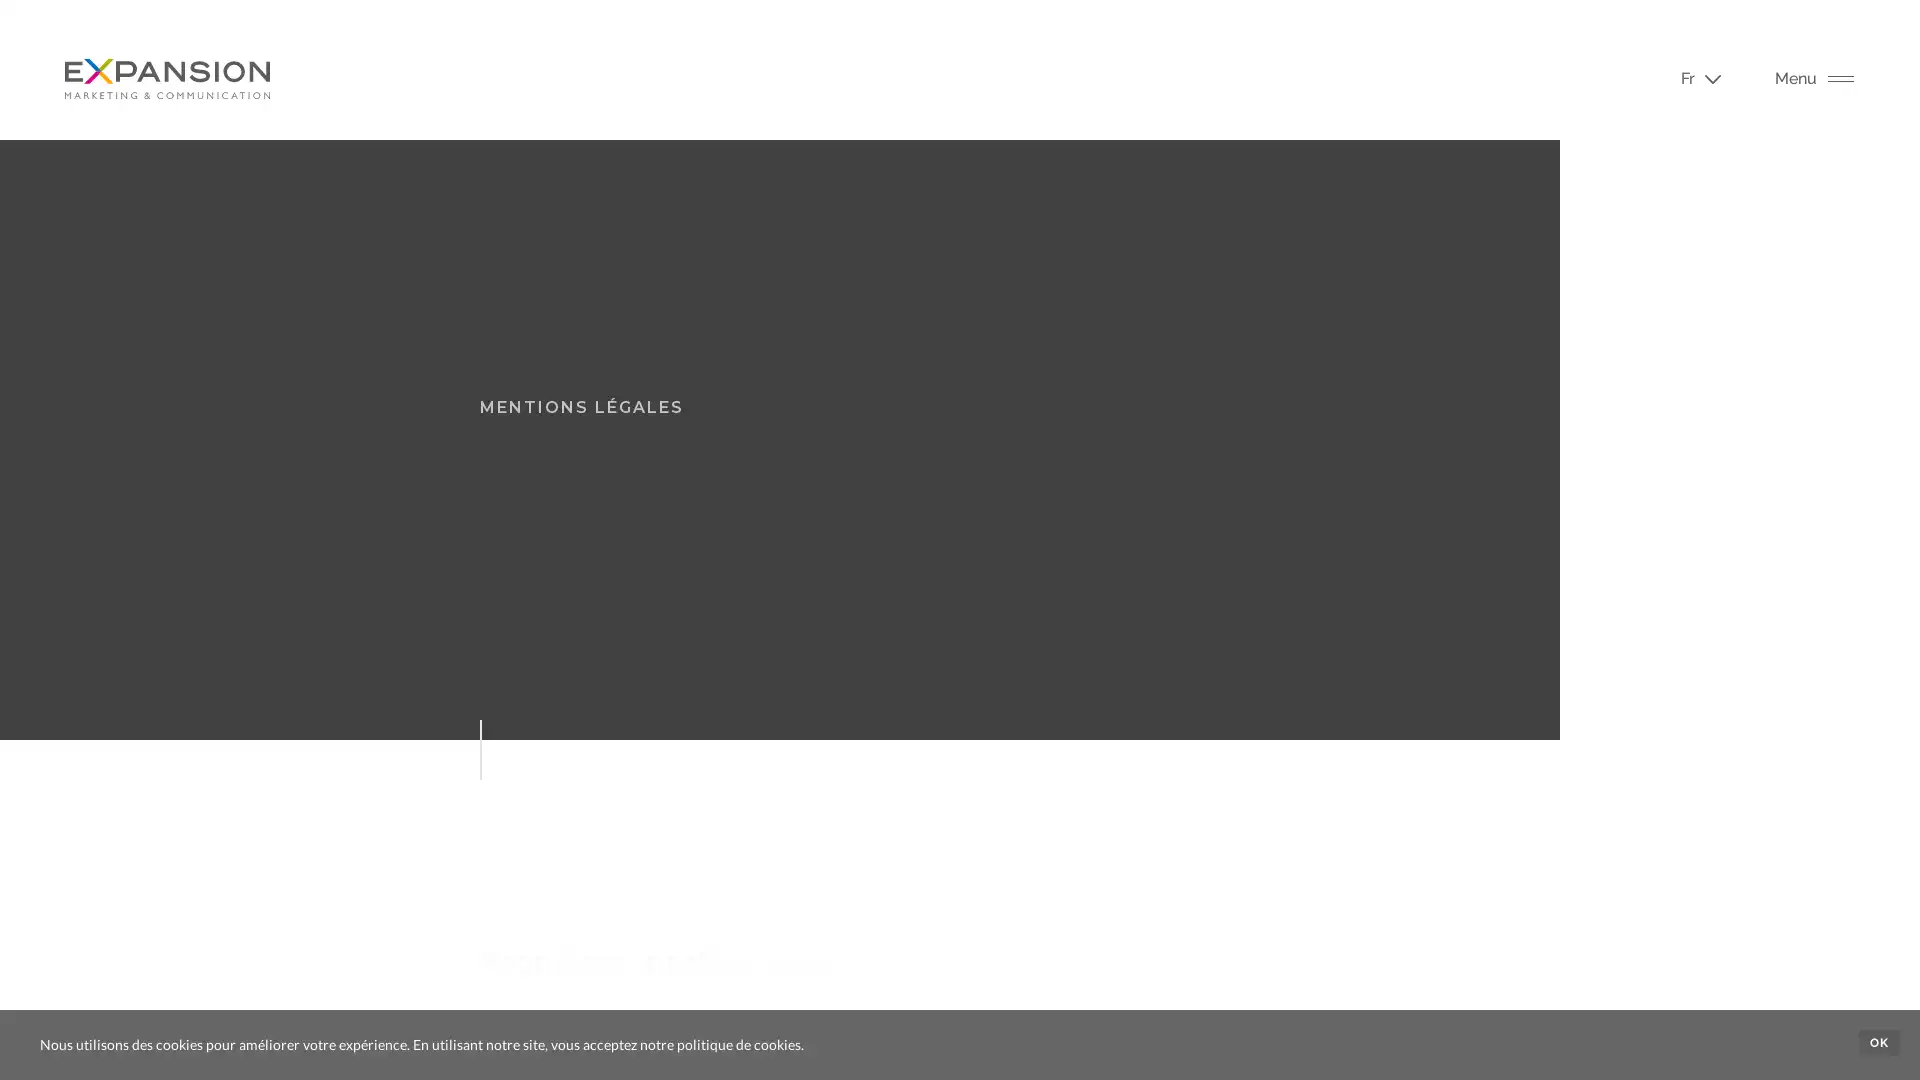 The height and width of the screenshot is (1080, 1920). Describe the element at coordinates (1878, 1041) in the screenshot. I see `OK` at that location.